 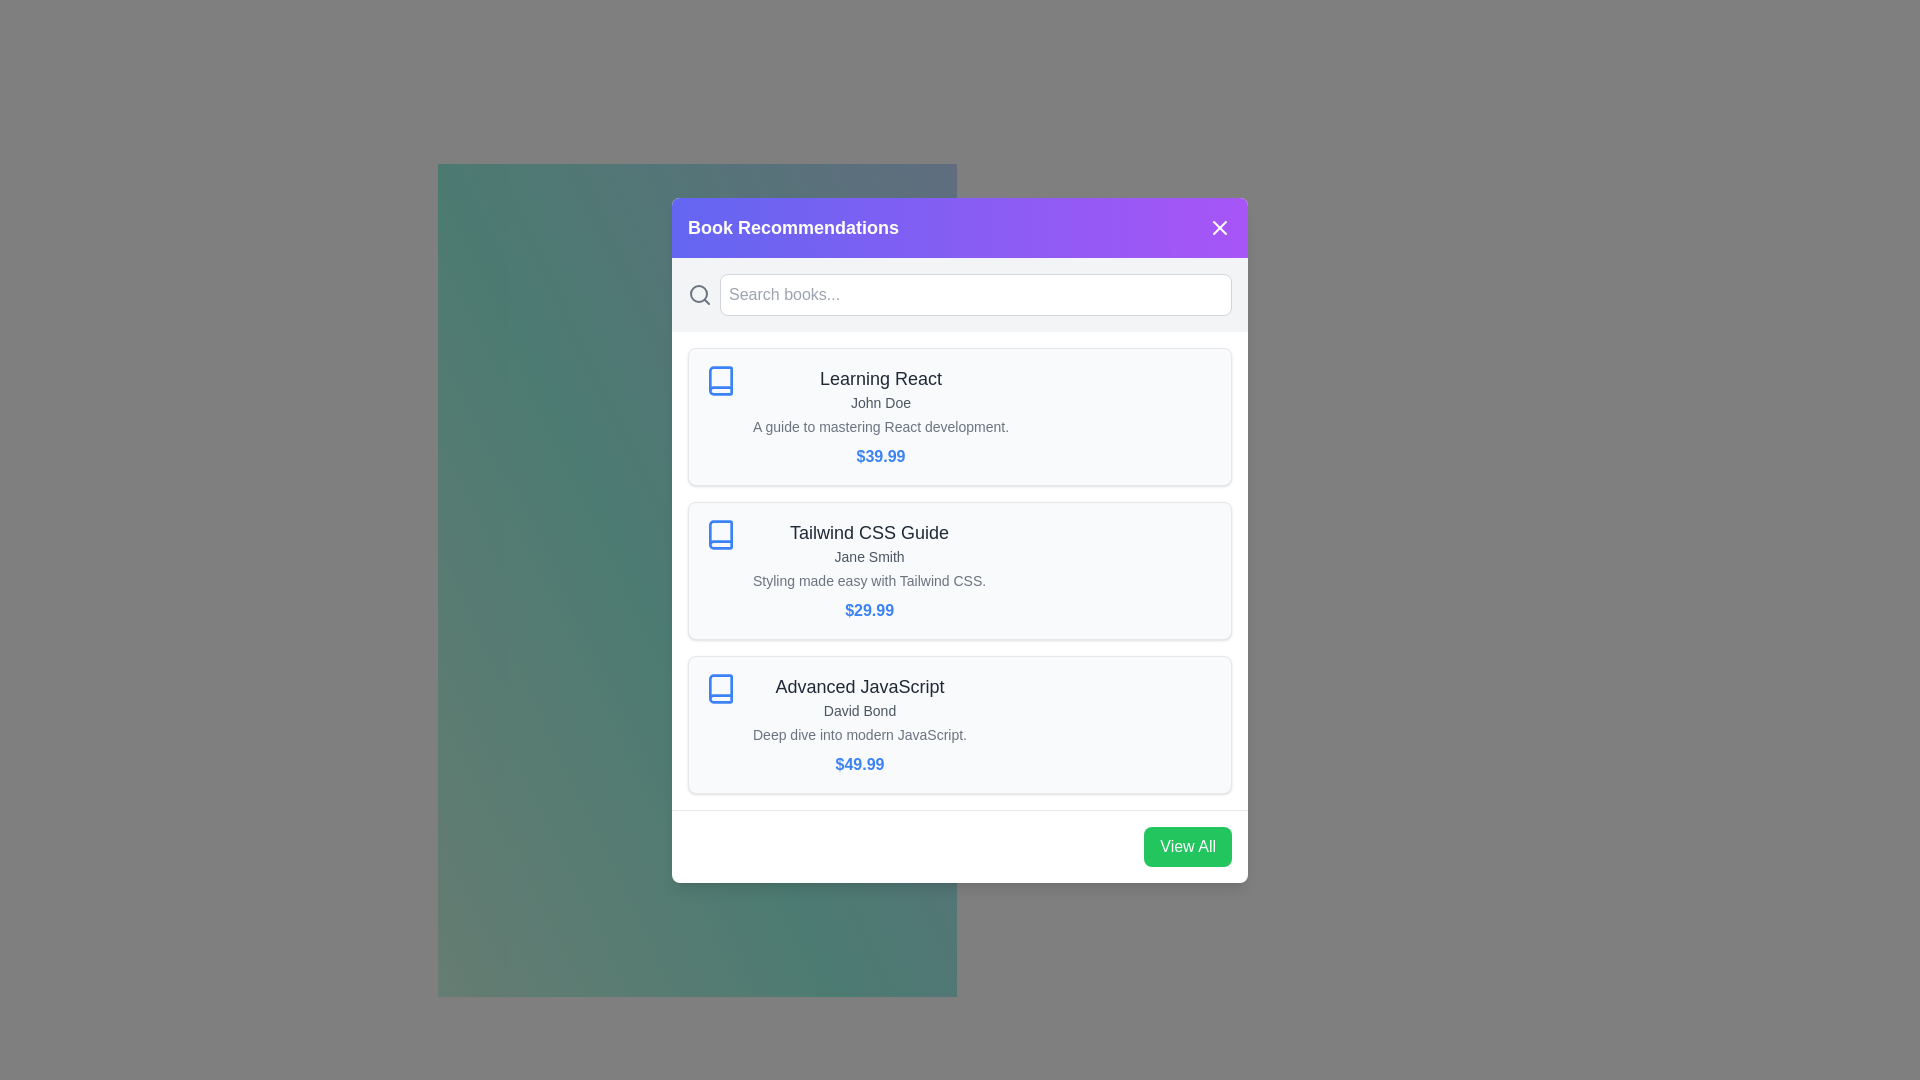 What do you see at coordinates (792, 226) in the screenshot?
I see `the text label reading 'Book Recommendations', which is styled in bold, medium size, and white color, located centrally in the top bar of the modal to the left of the close button` at bounding box center [792, 226].